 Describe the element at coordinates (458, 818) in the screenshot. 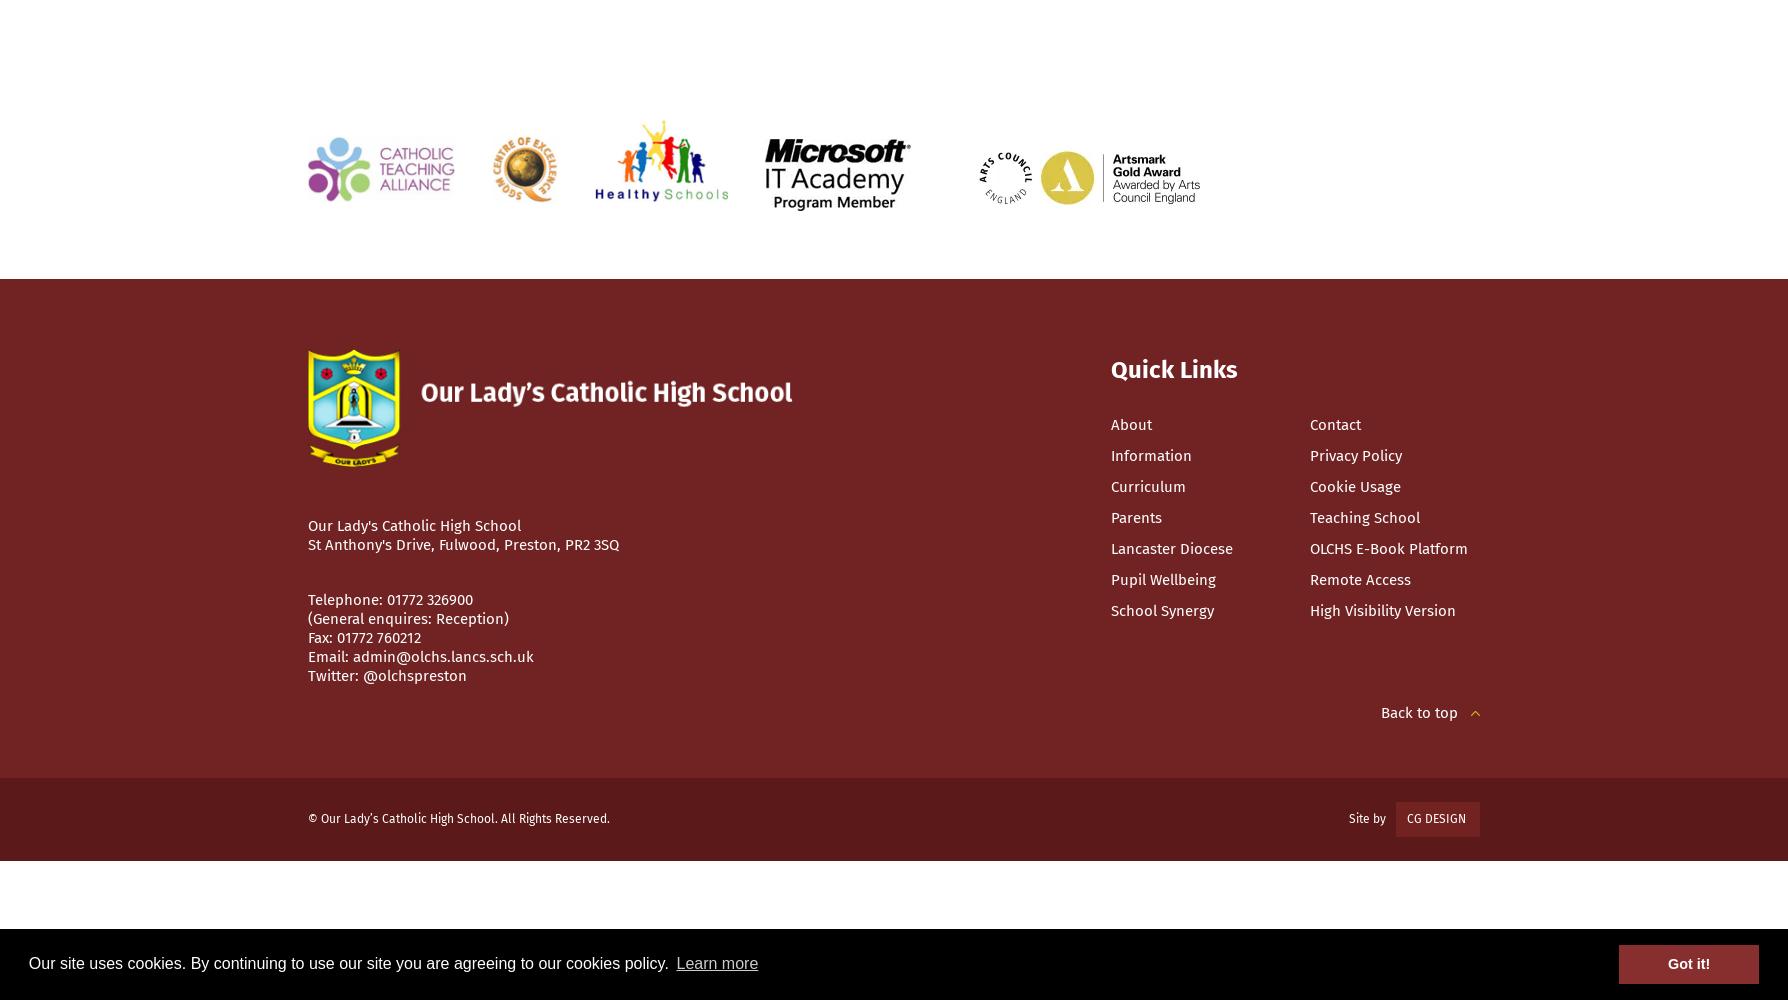

I see `'© Our Lady’s Catholic High School. All Rights Reserved.'` at that location.